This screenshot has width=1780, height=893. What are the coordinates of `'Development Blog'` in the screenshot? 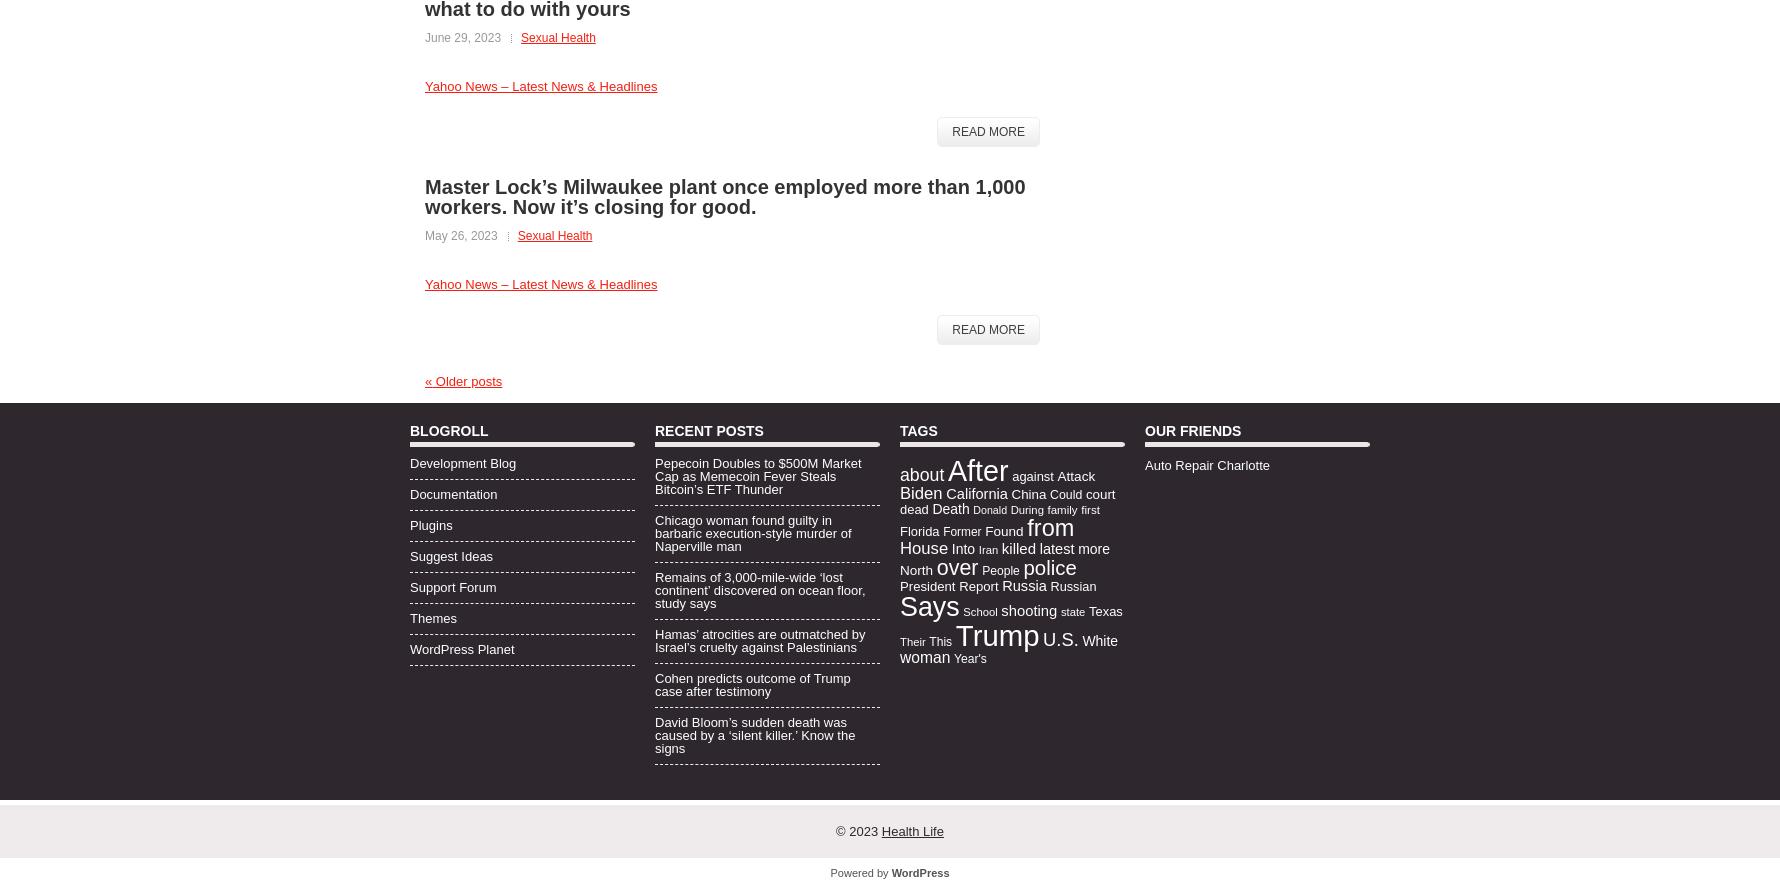 It's located at (462, 462).